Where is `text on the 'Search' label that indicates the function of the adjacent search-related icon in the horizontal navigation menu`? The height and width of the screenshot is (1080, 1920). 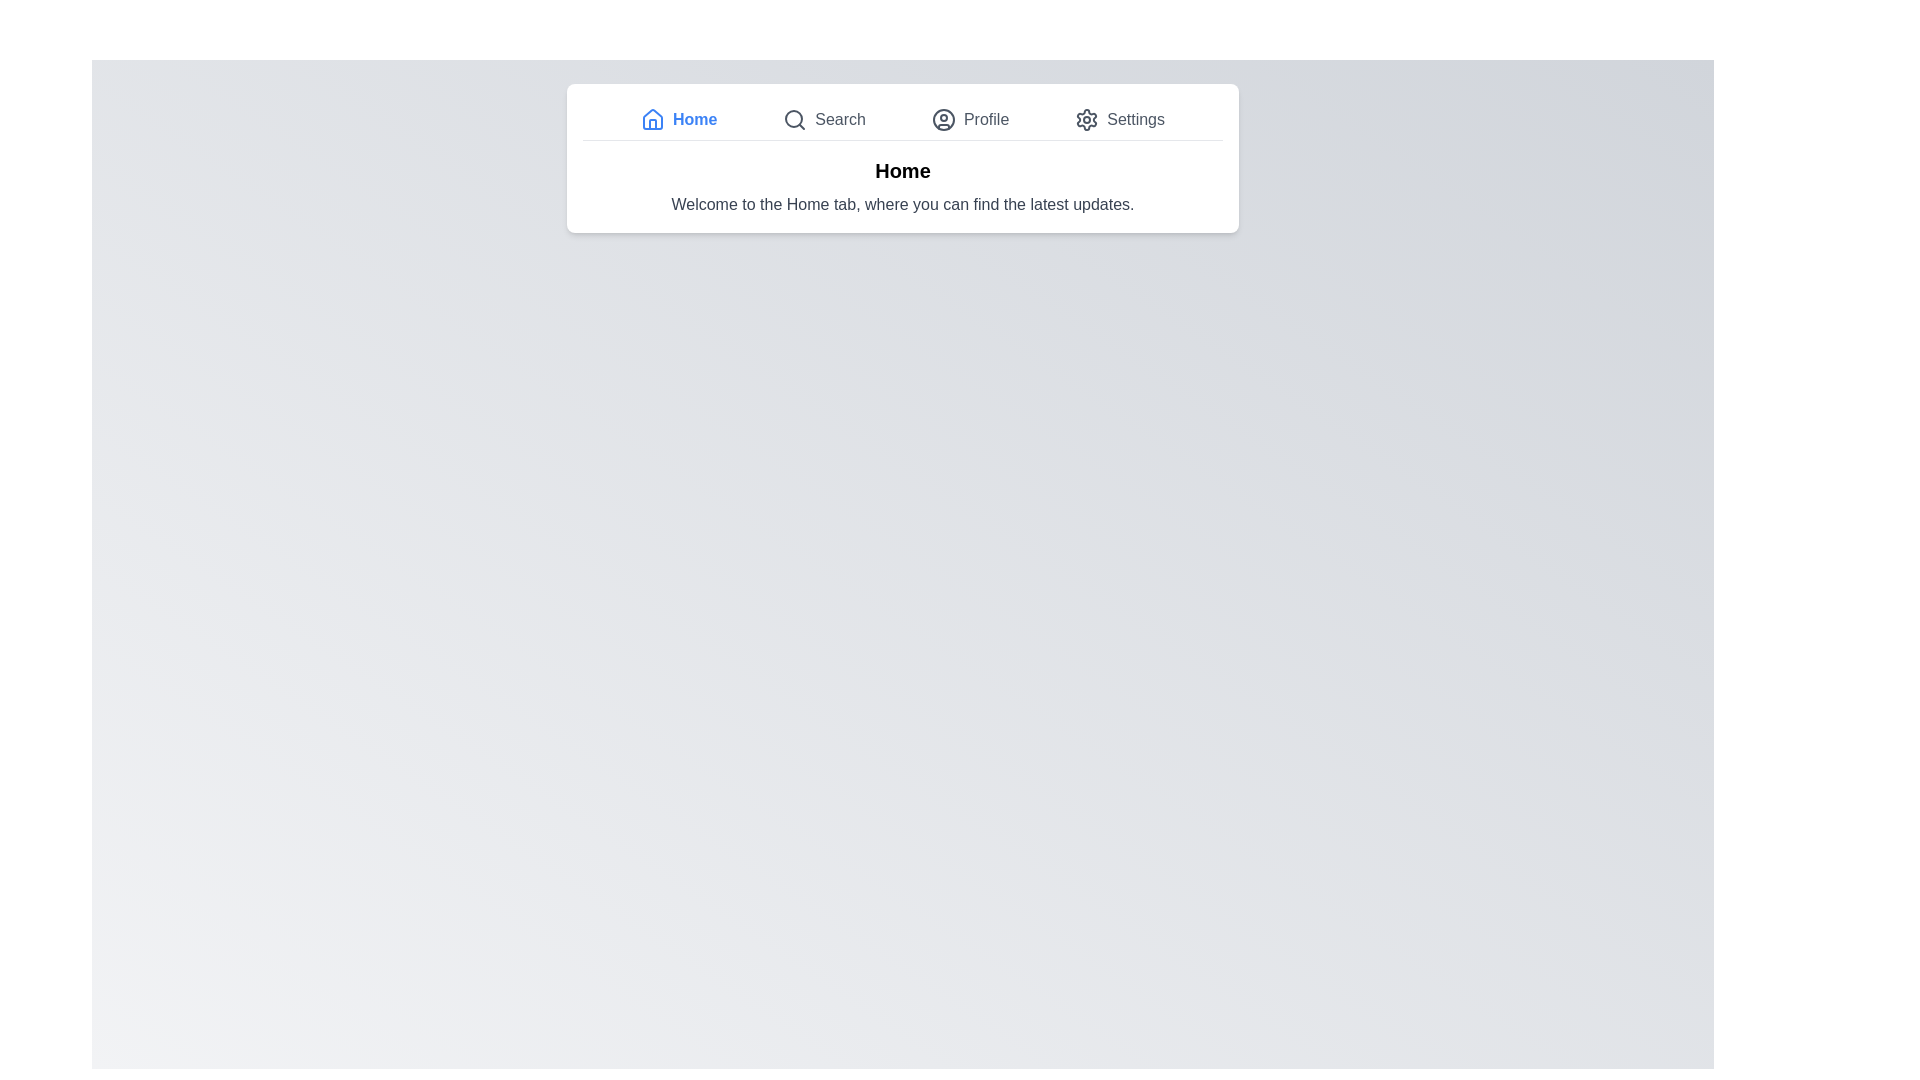 text on the 'Search' label that indicates the function of the adjacent search-related icon in the horizontal navigation menu is located at coordinates (840, 119).